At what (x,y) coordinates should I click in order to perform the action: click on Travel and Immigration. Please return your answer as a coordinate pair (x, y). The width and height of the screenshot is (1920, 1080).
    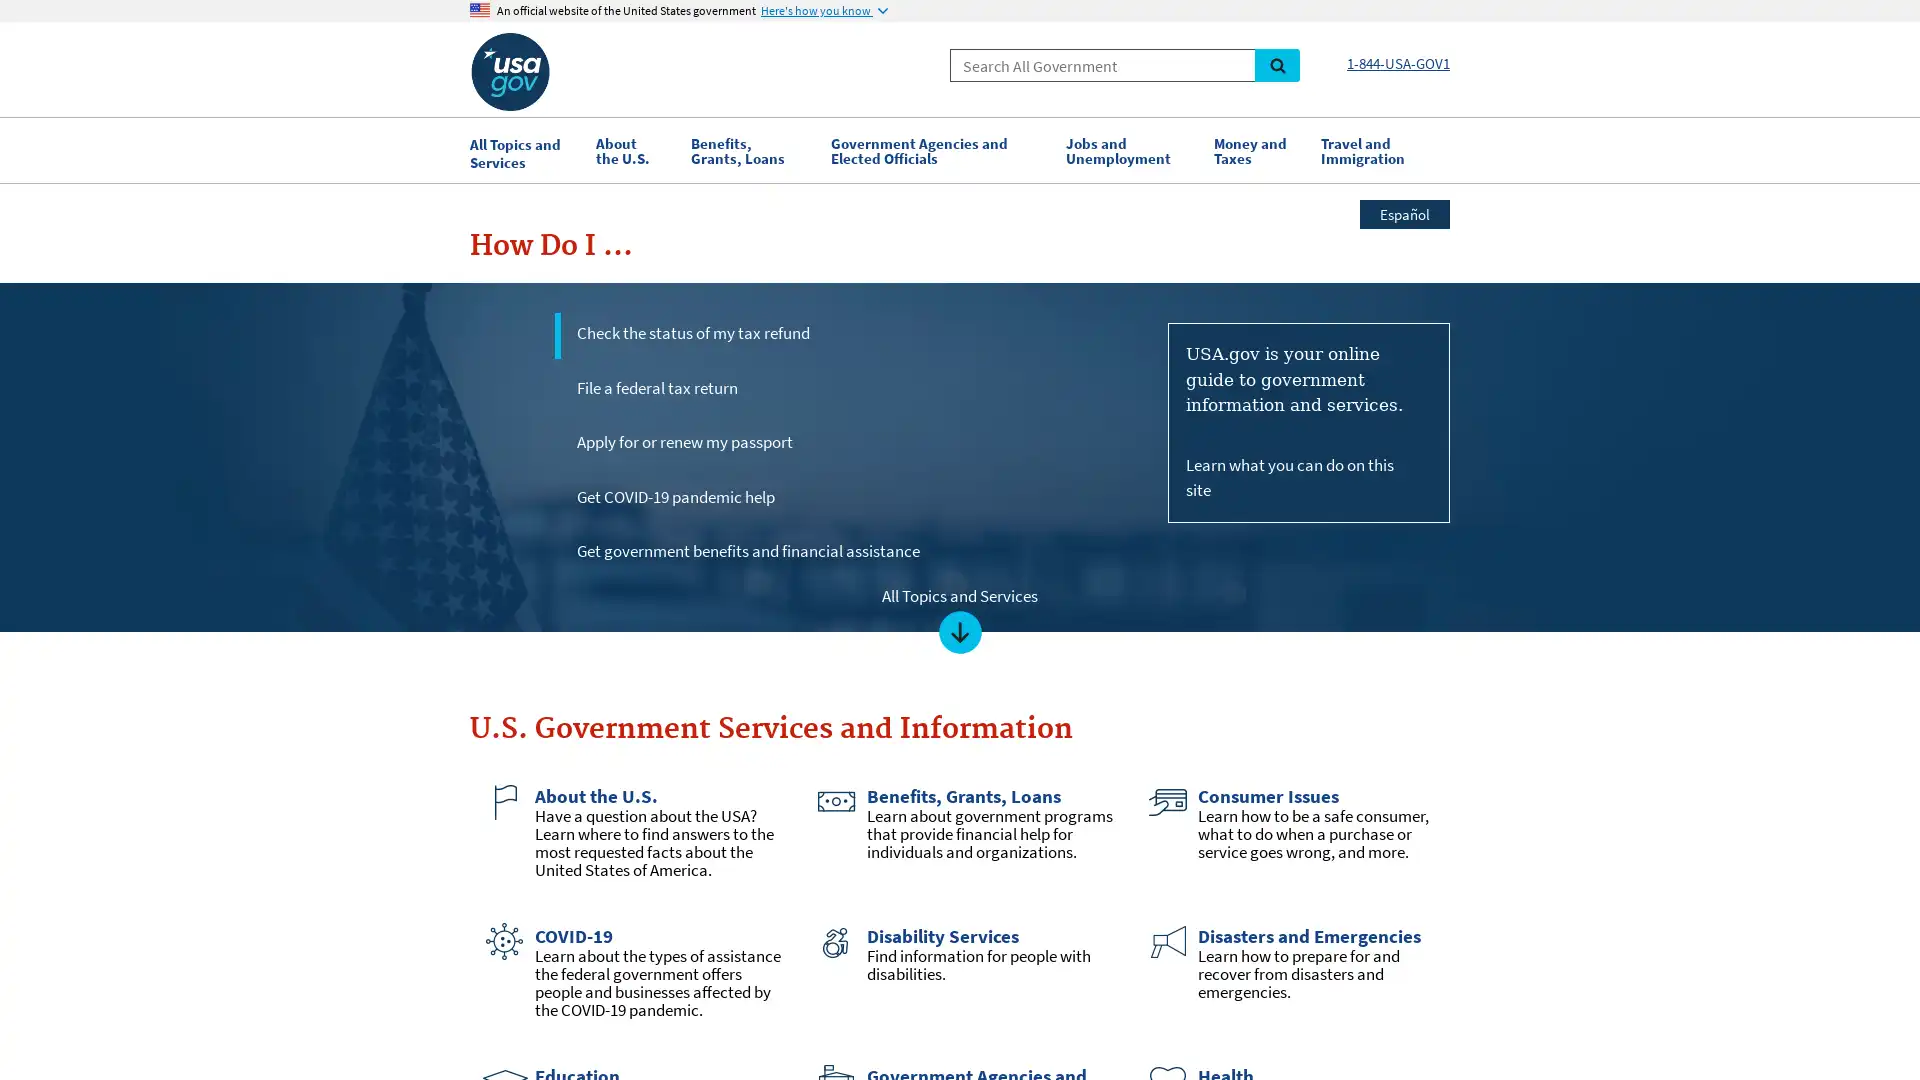
    Looking at the image, I should click on (1379, 149).